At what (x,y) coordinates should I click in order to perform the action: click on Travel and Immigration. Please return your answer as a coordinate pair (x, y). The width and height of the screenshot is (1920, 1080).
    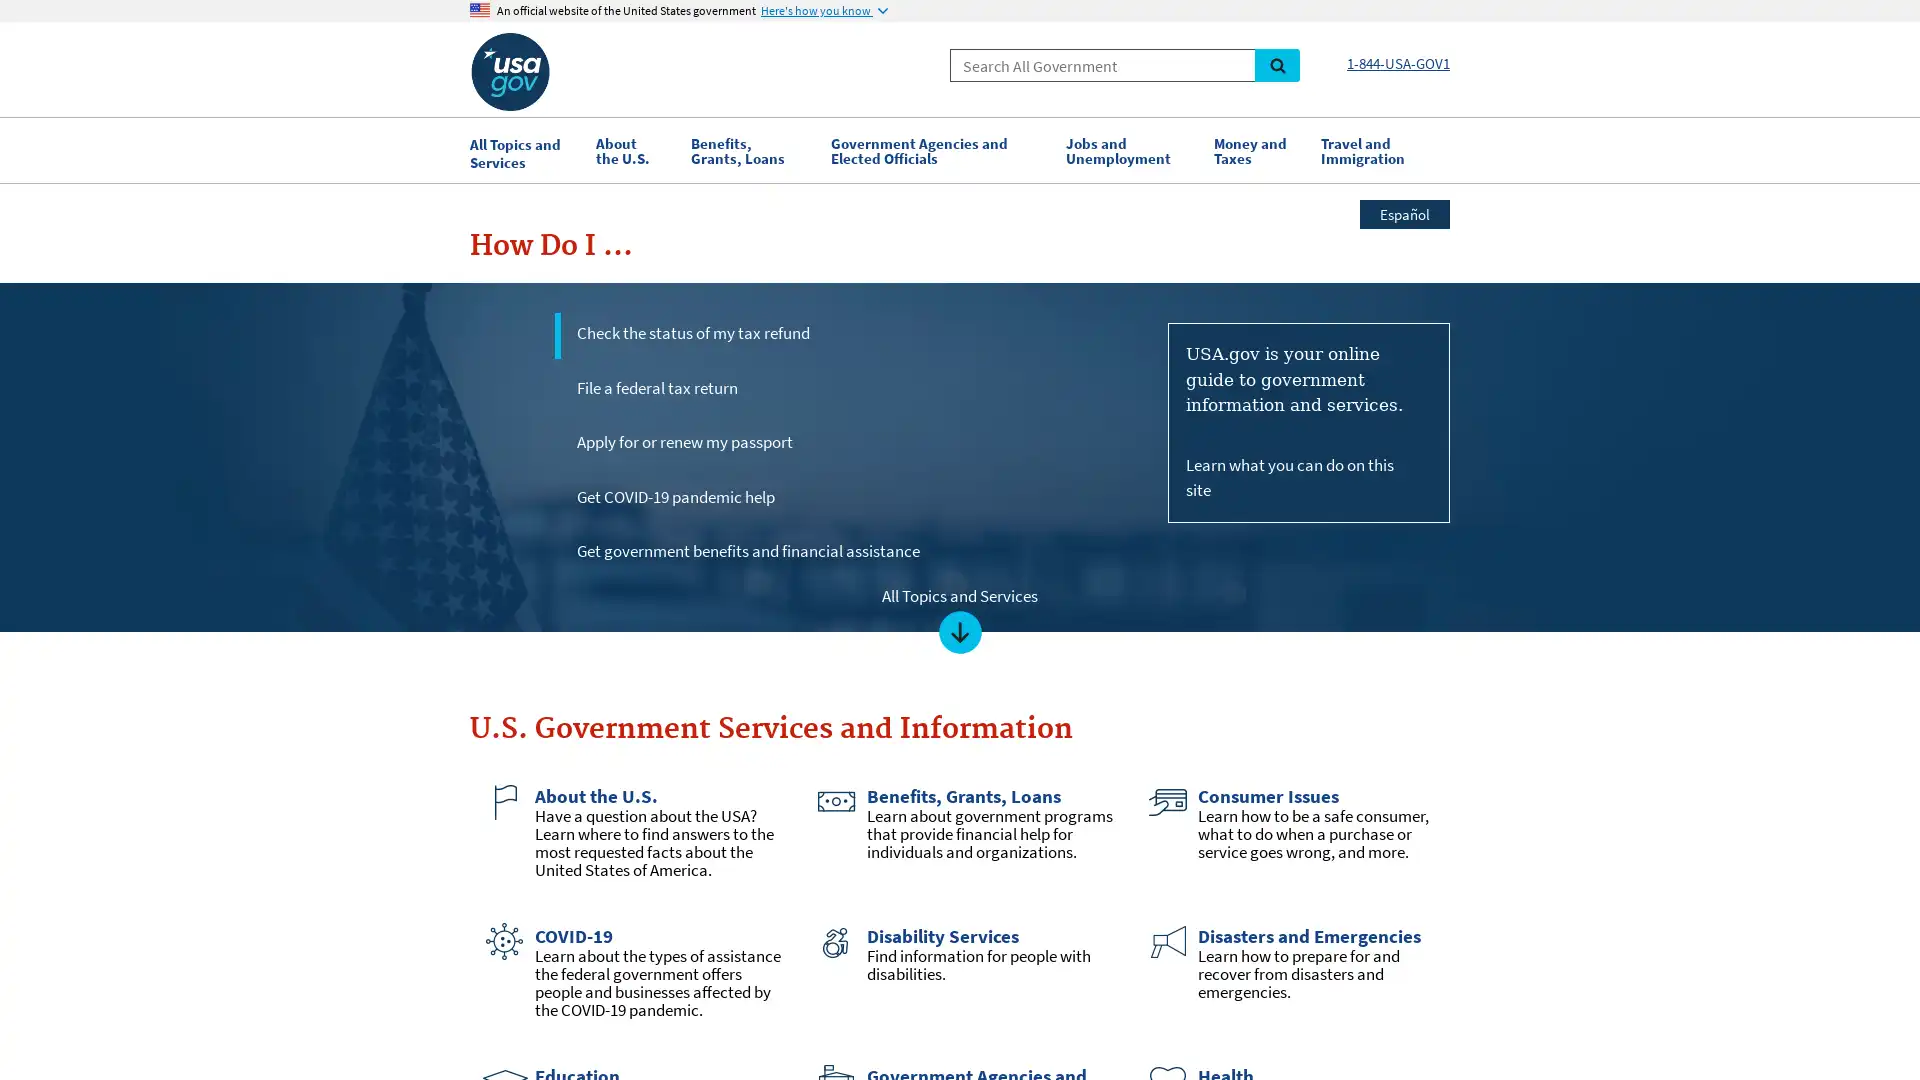
    Looking at the image, I should click on (1379, 149).